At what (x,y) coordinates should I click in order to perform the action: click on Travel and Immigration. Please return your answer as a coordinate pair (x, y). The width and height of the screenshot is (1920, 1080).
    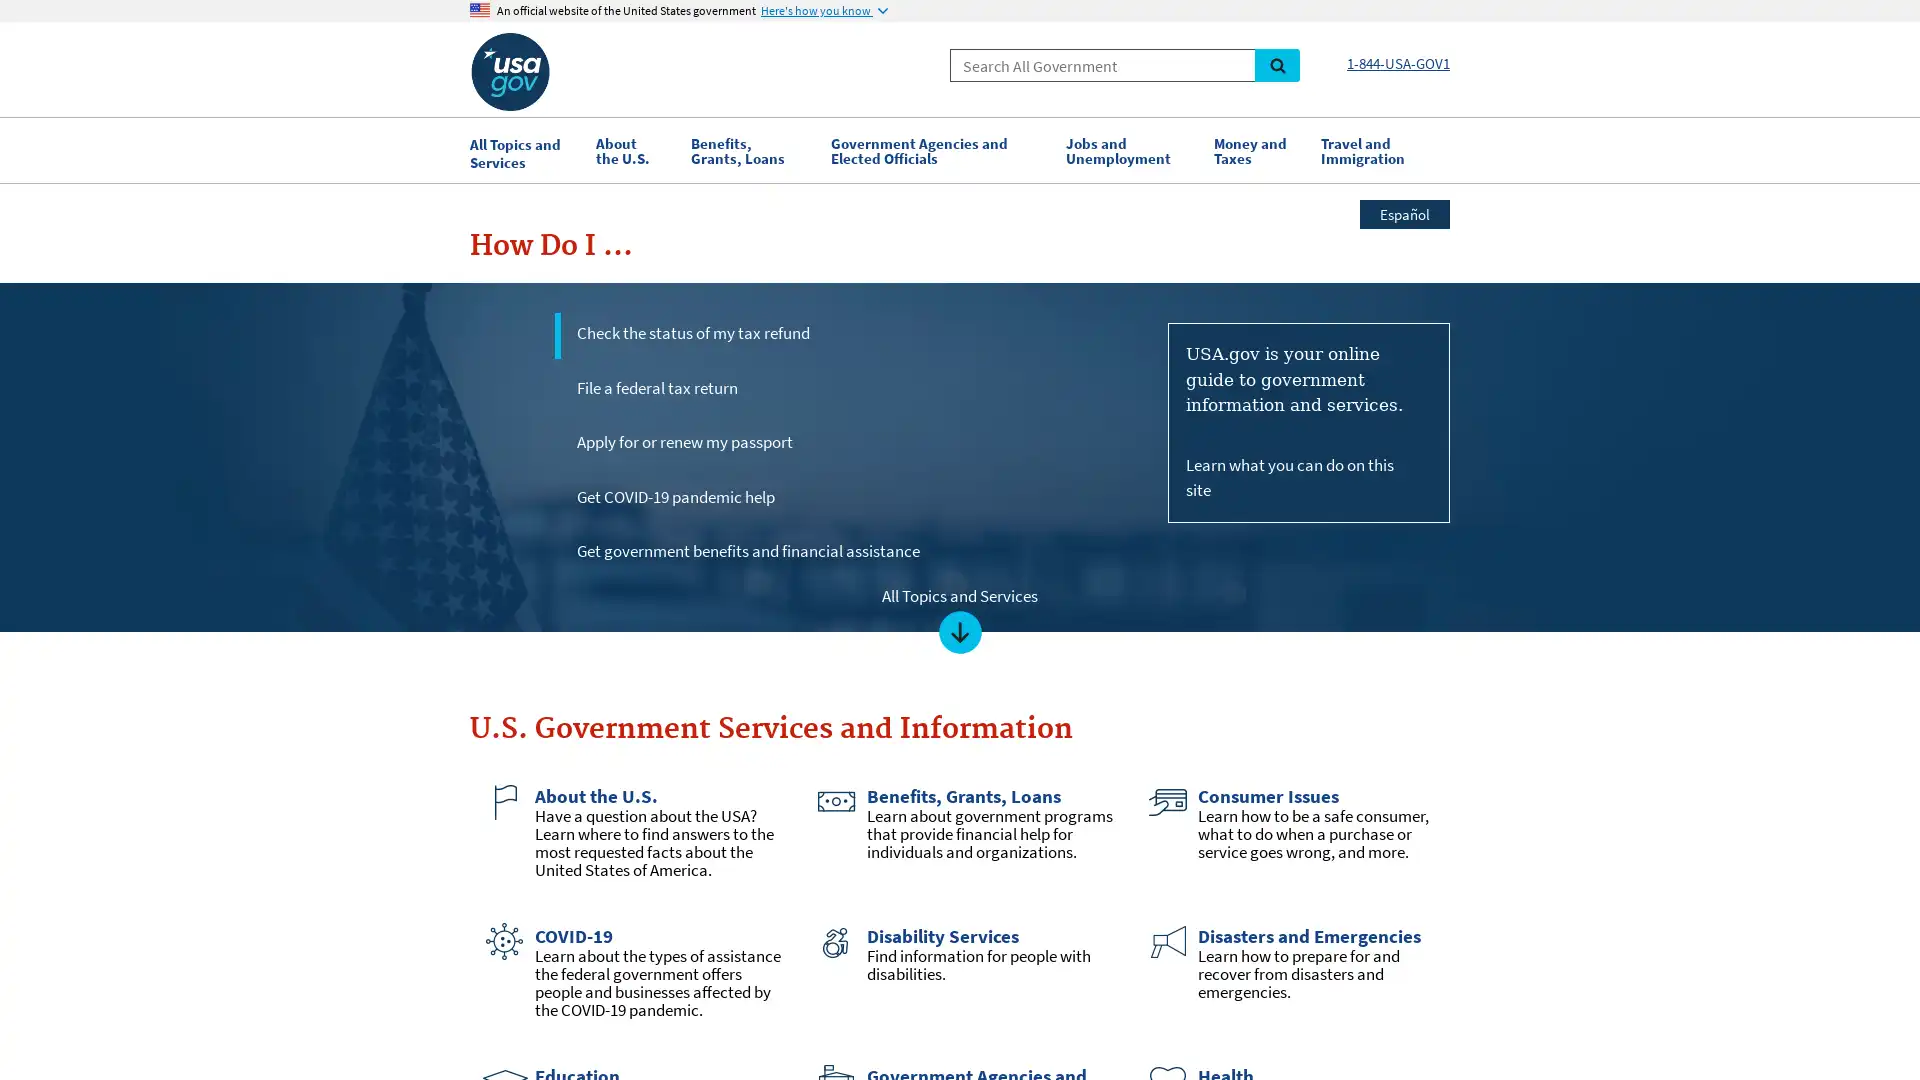
    Looking at the image, I should click on (1379, 149).